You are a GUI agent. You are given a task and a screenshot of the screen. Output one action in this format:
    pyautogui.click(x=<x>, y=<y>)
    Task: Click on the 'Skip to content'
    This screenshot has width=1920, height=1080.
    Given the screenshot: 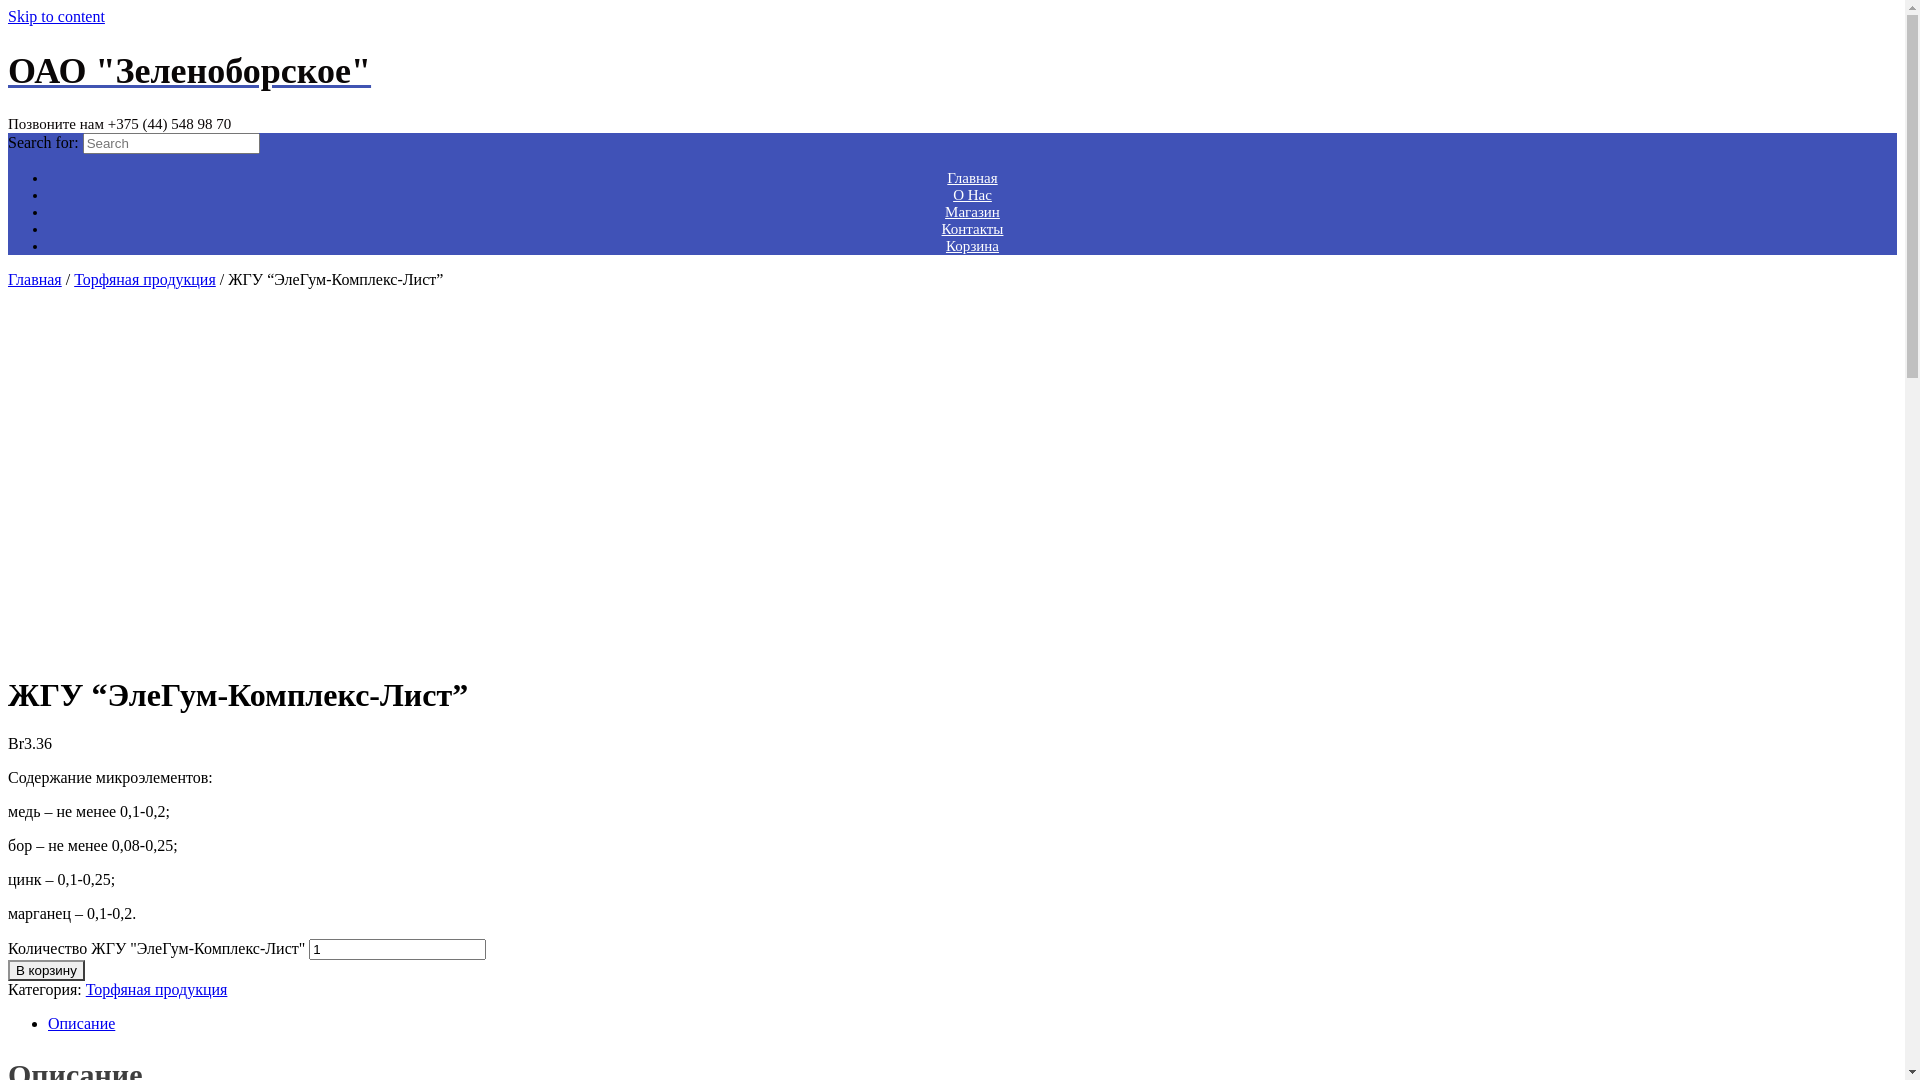 What is the action you would take?
    pyautogui.click(x=56, y=16)
    